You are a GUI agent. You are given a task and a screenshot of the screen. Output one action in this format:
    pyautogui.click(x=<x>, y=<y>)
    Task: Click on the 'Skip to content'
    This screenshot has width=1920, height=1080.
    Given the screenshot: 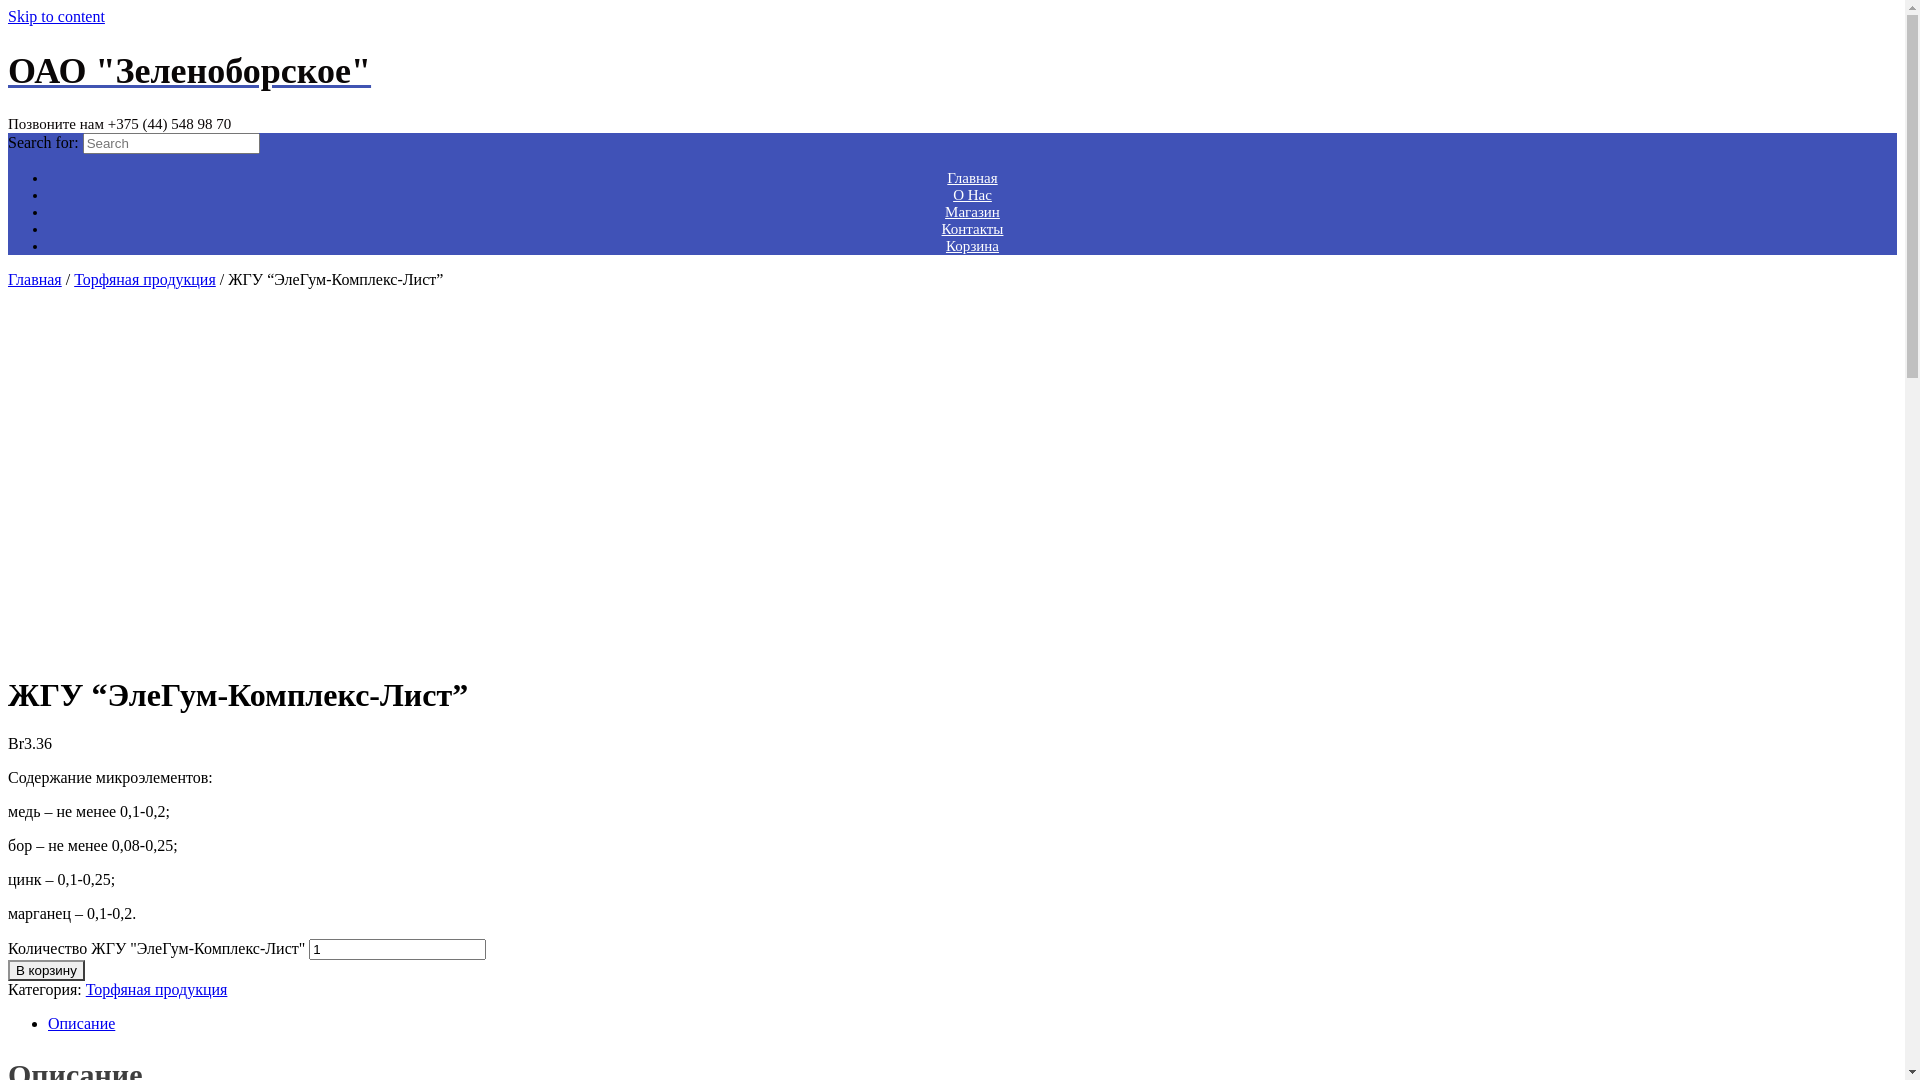 What is the action you would take?
    pyautogui.click(x=56, y=16)
    